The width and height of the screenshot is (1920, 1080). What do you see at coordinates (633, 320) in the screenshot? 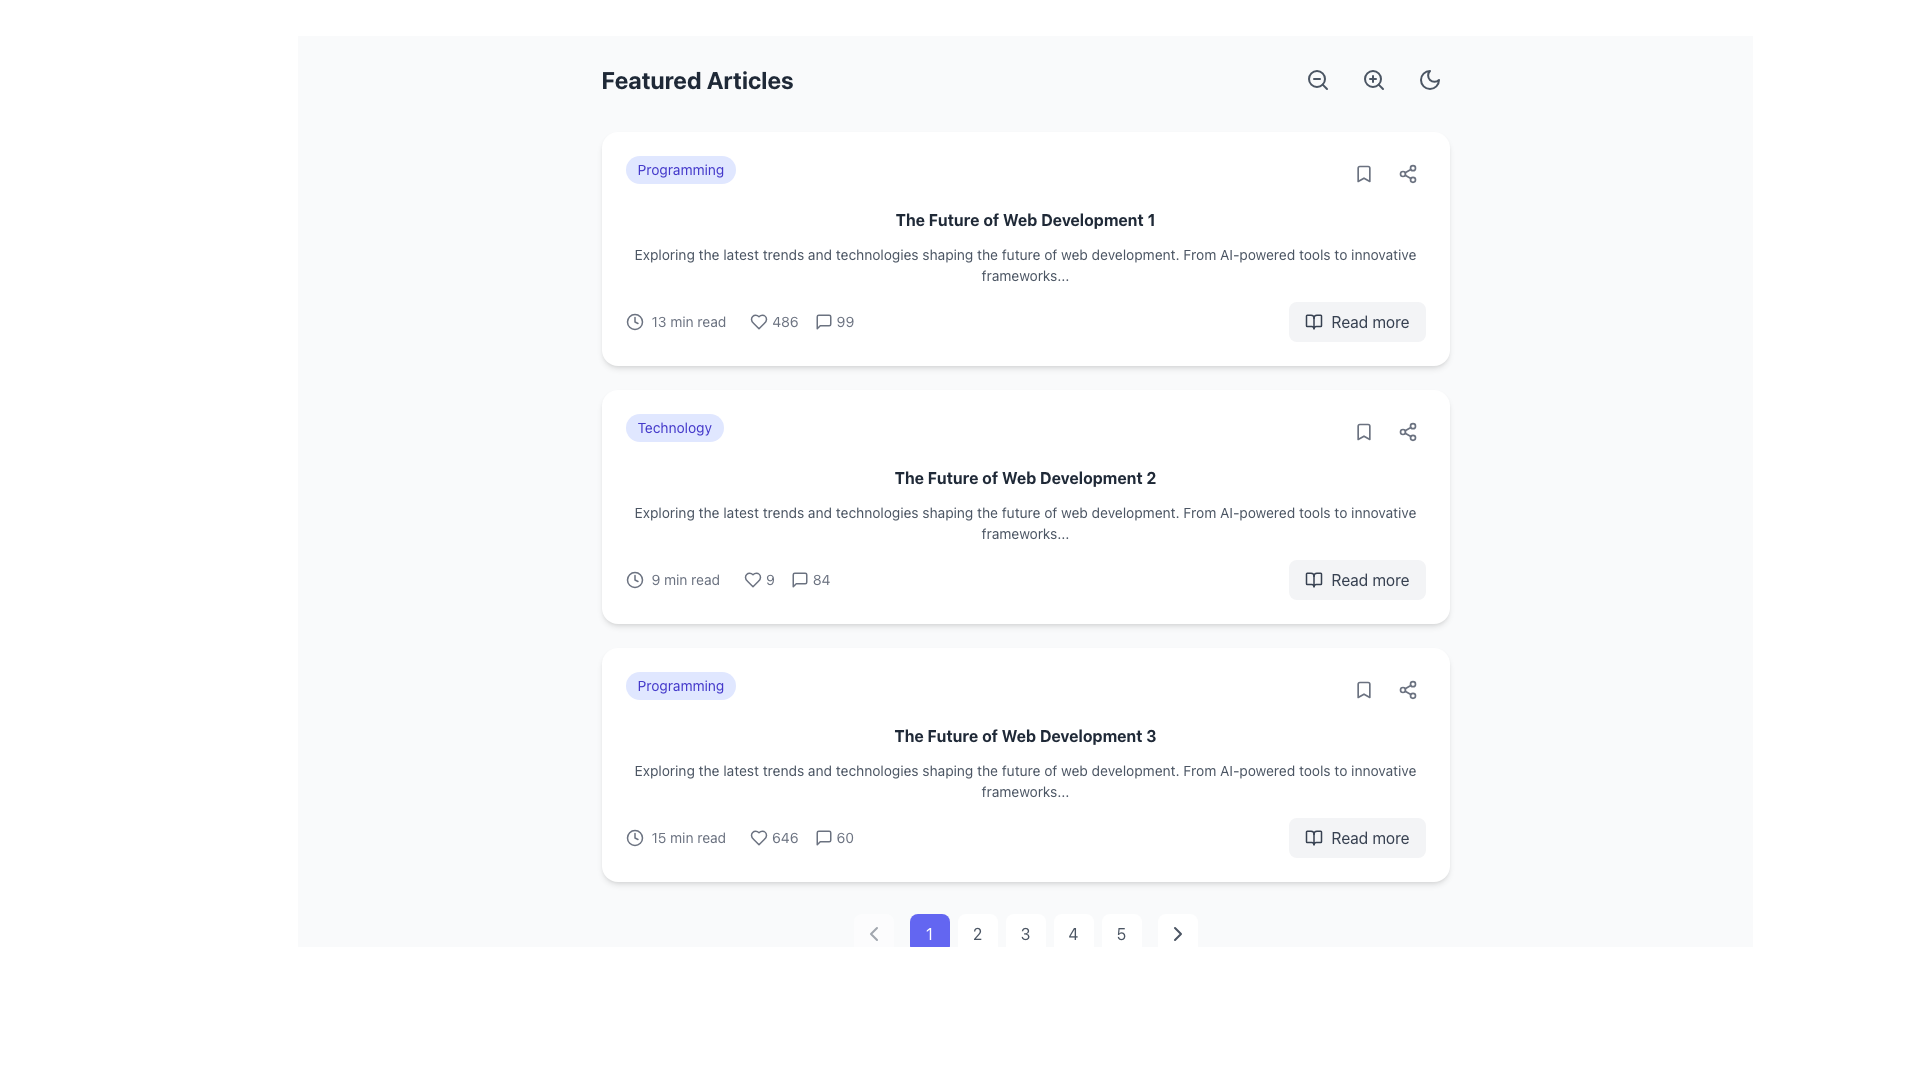
I see `the small circular clock icon with a thin outline and clock hands, located next to the '13 min read' text in the top article card` at bounding box center [633, 320].